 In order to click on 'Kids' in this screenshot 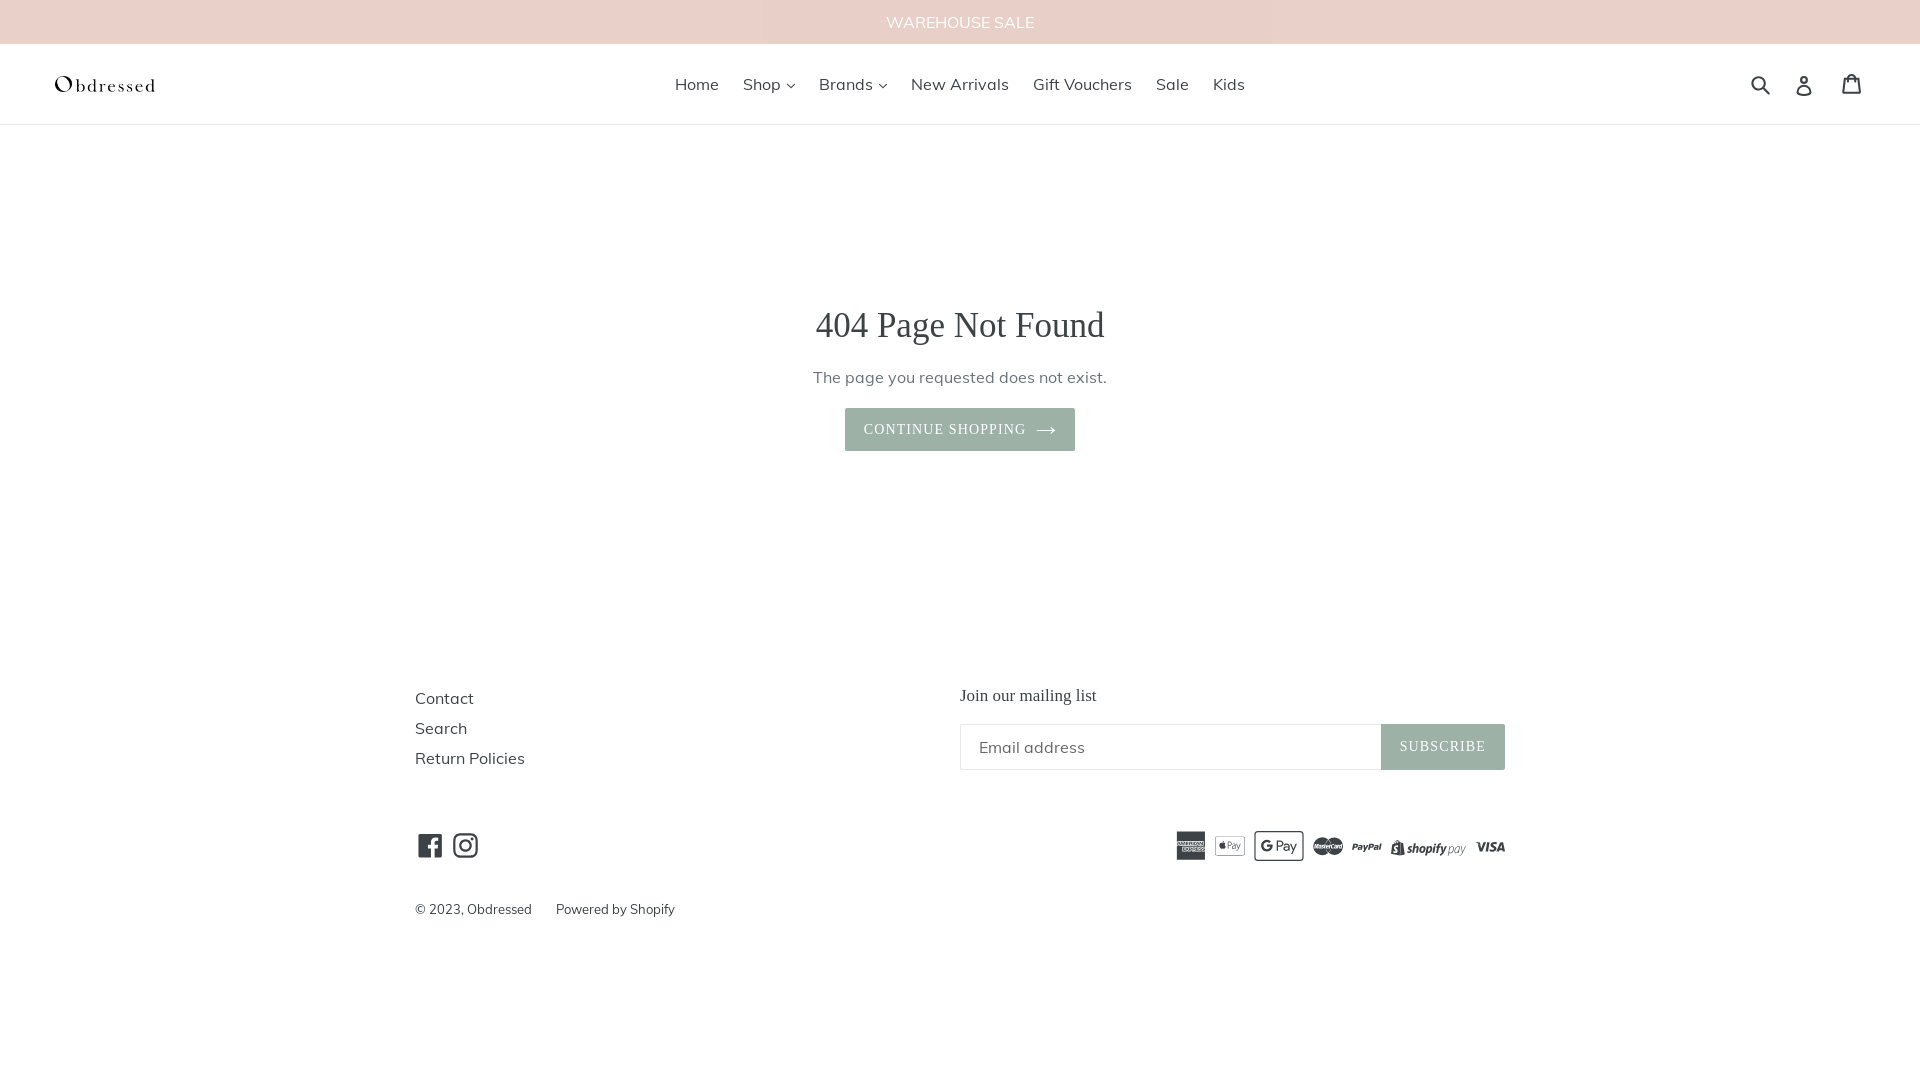, I will do `click(1227, 83)`.